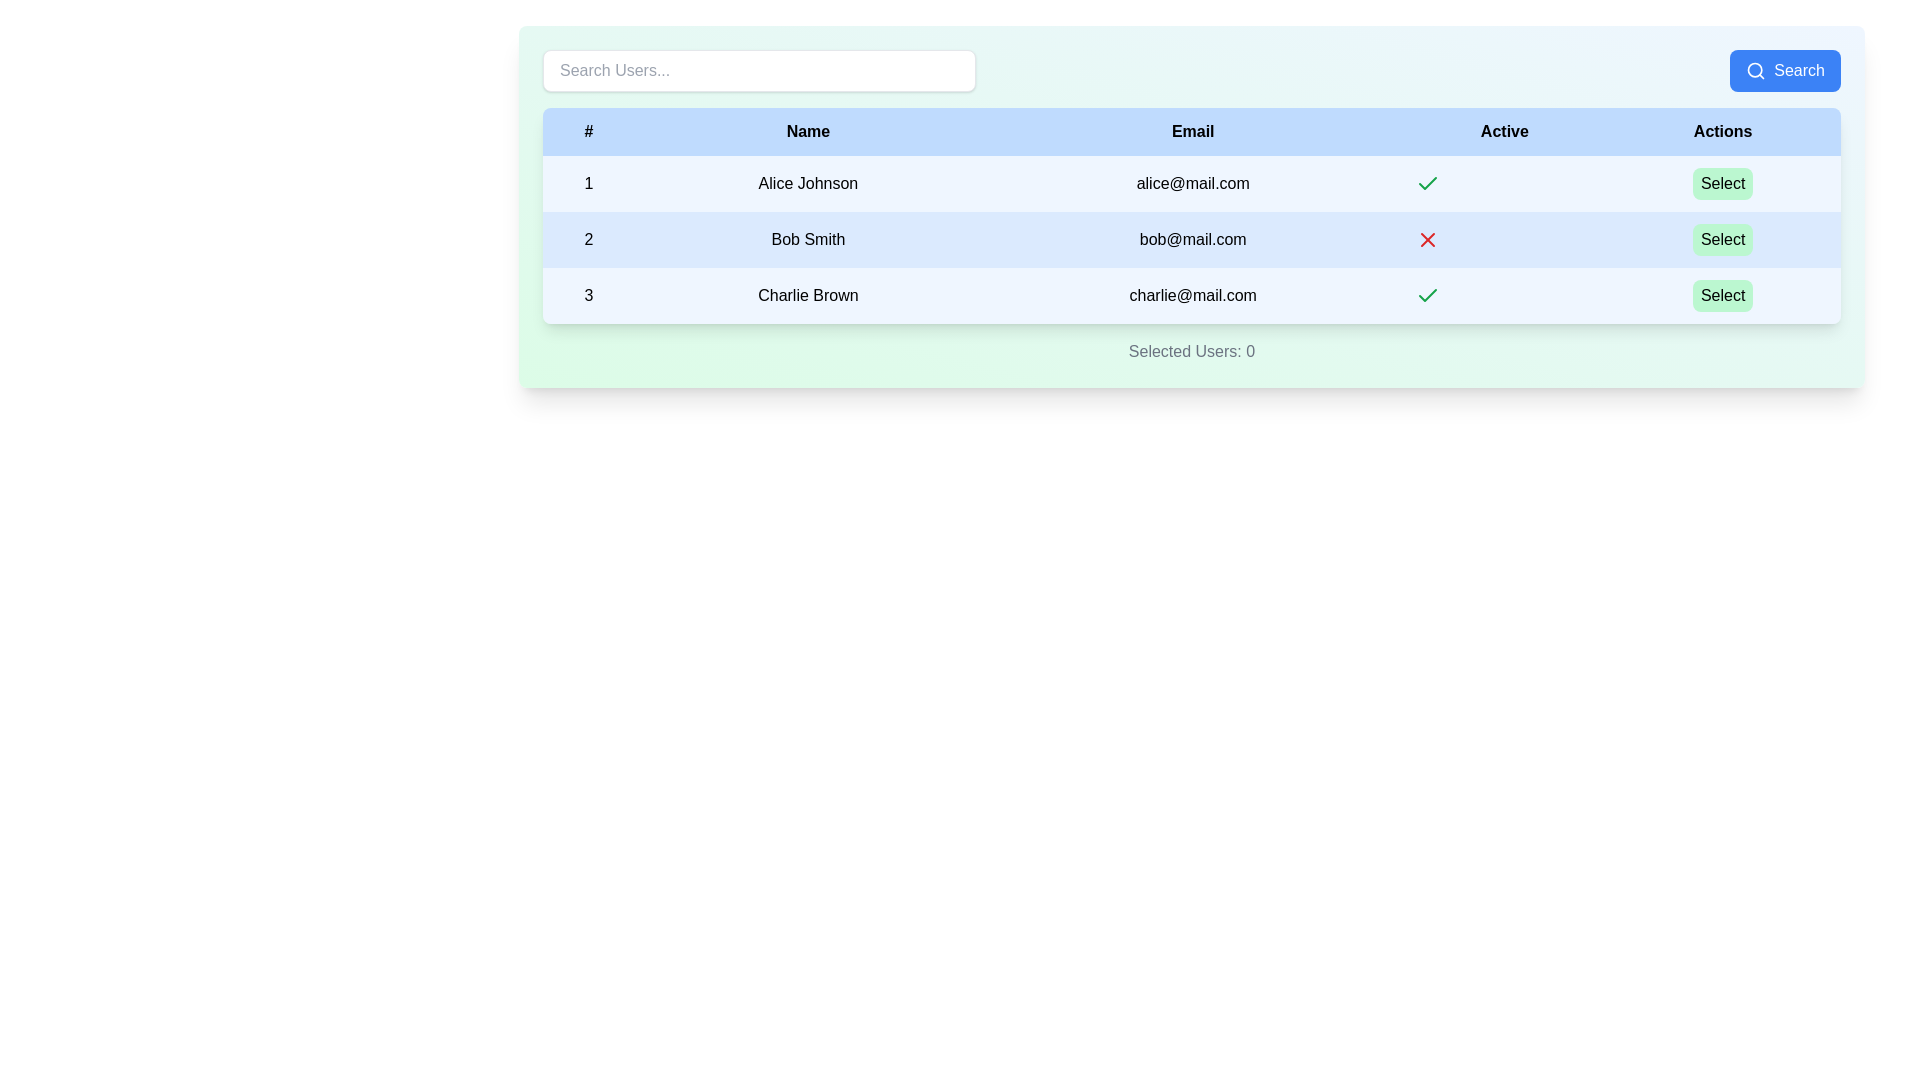  I want to click on the red cross icon associated with 'Bob Smith' in the 'Active' column of the second row, so click(1427, 238).